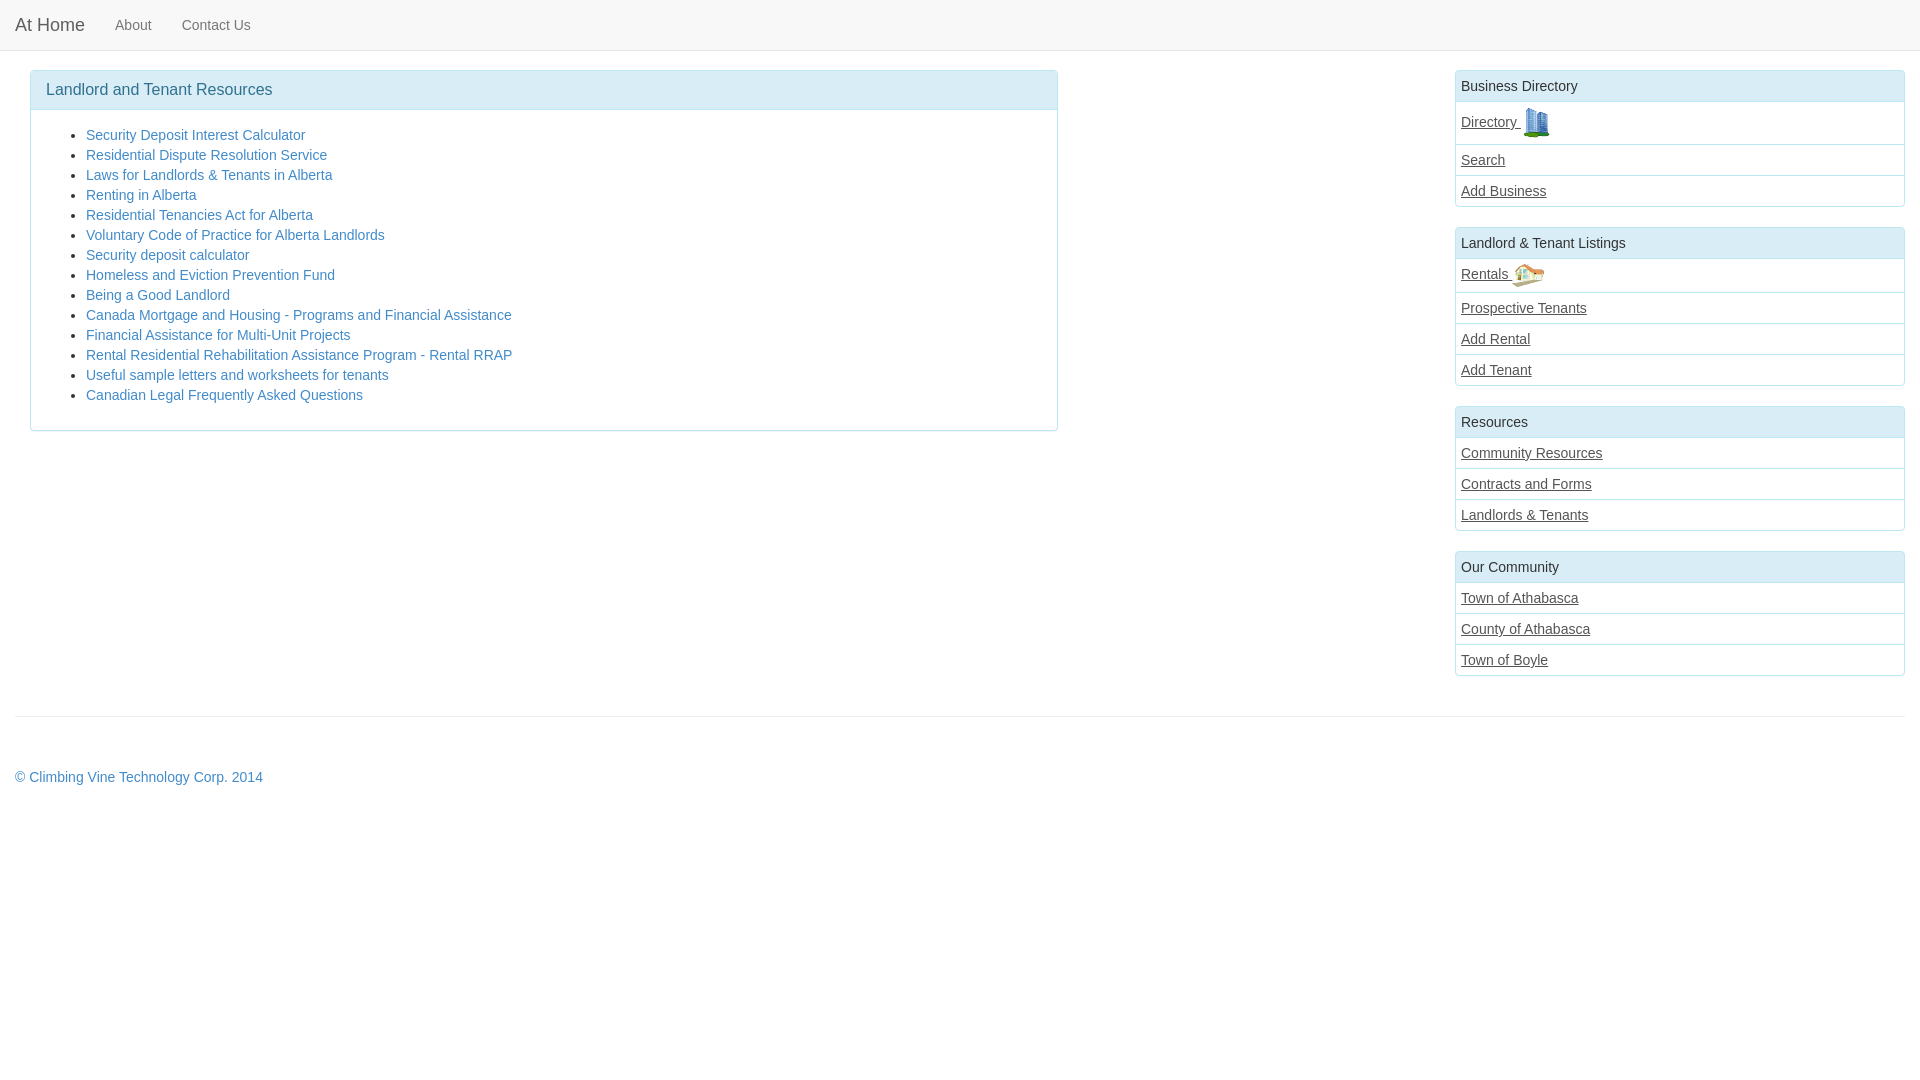  I want to click on 'Homeless and Eviction Prevention Fund', so click(85, 274).